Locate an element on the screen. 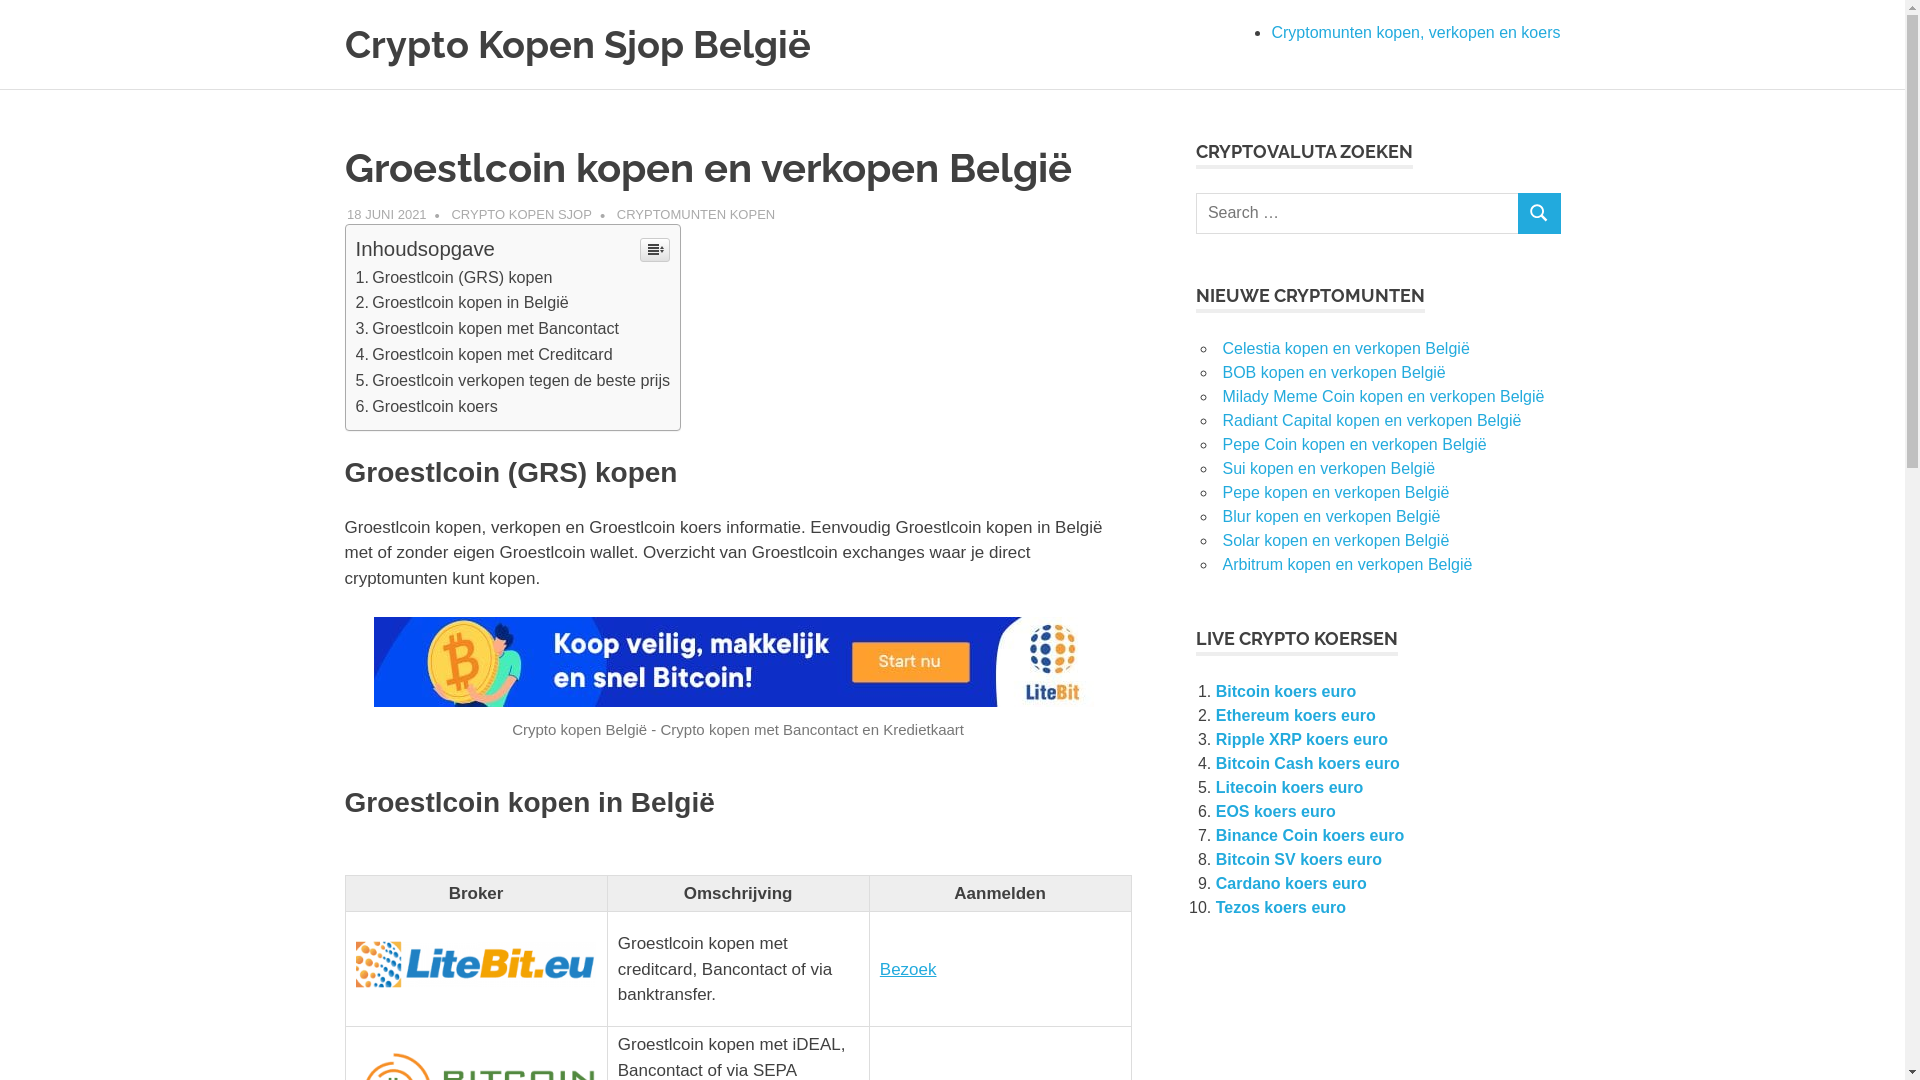 Image resolution: width=1920 pixels, height=1080 pixels. 'Ripple XRP koers euro' is located at coordinates (1301, 739).